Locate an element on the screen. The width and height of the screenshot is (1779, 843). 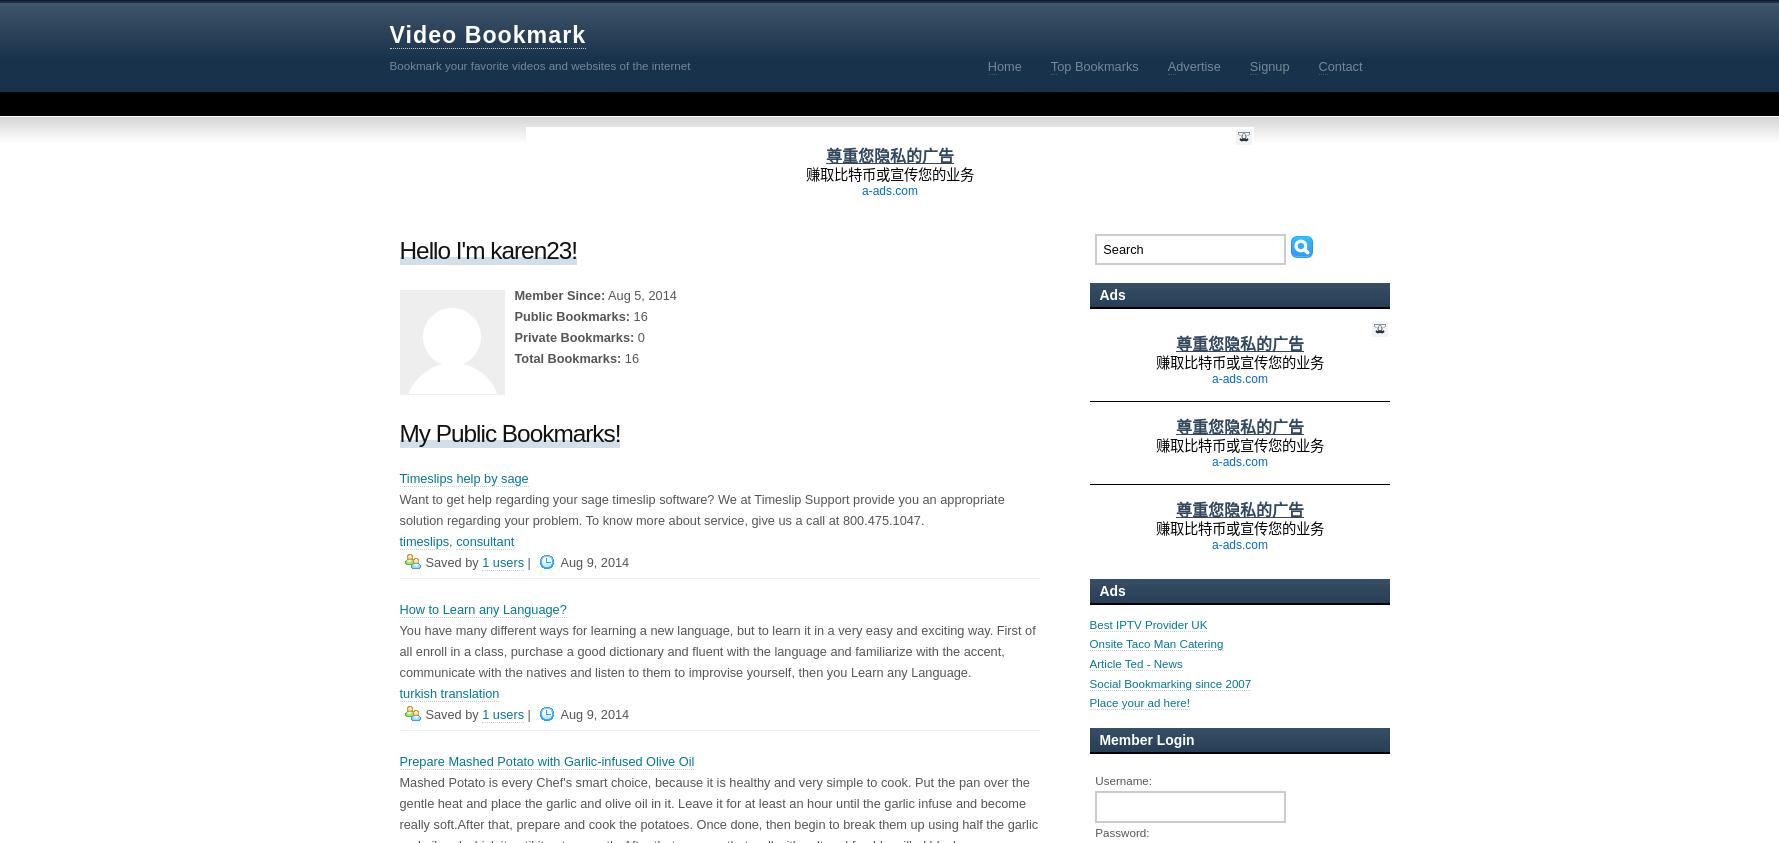
'Total Bookmarks:' is located at coordinates (512, 356).